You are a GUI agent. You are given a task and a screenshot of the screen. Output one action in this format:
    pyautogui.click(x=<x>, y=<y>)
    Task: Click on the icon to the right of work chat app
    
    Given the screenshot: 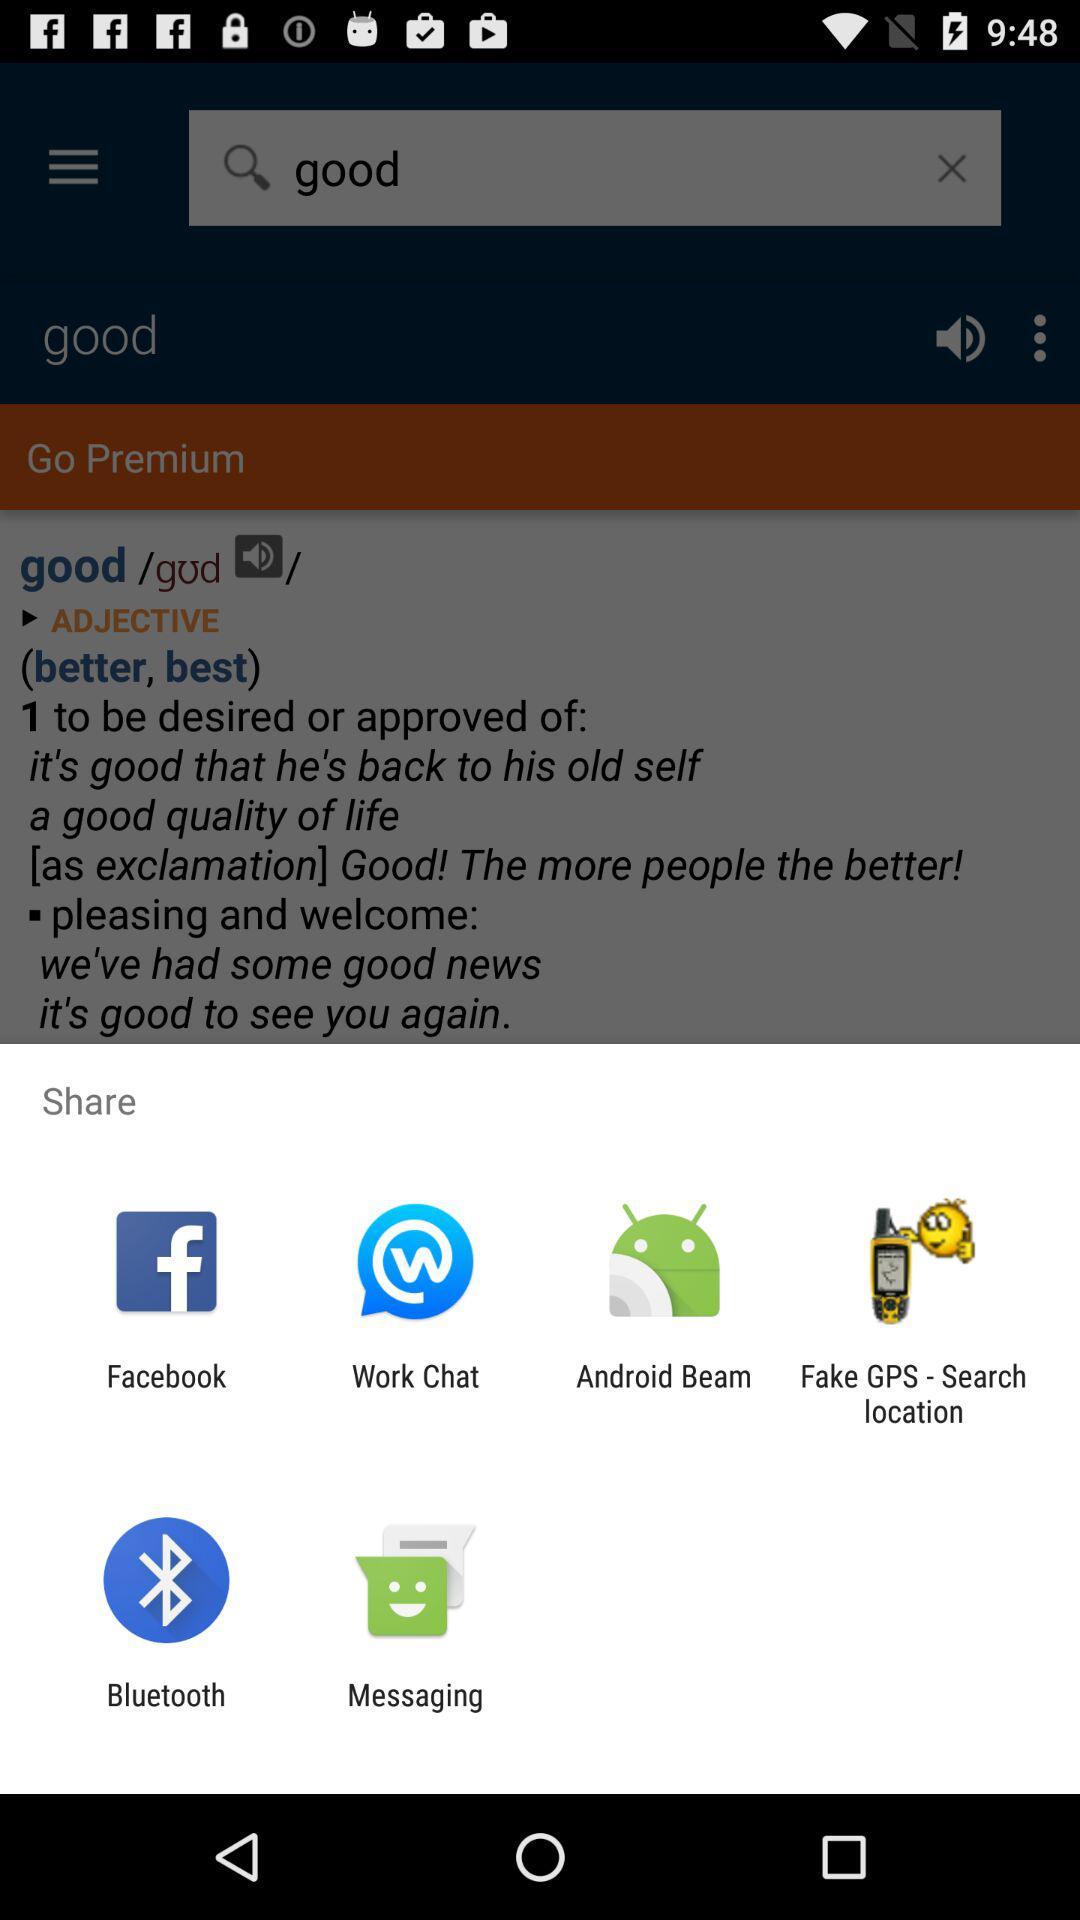 What is the action you would take?
    pyautogui.click(x=664, y=1392)
    